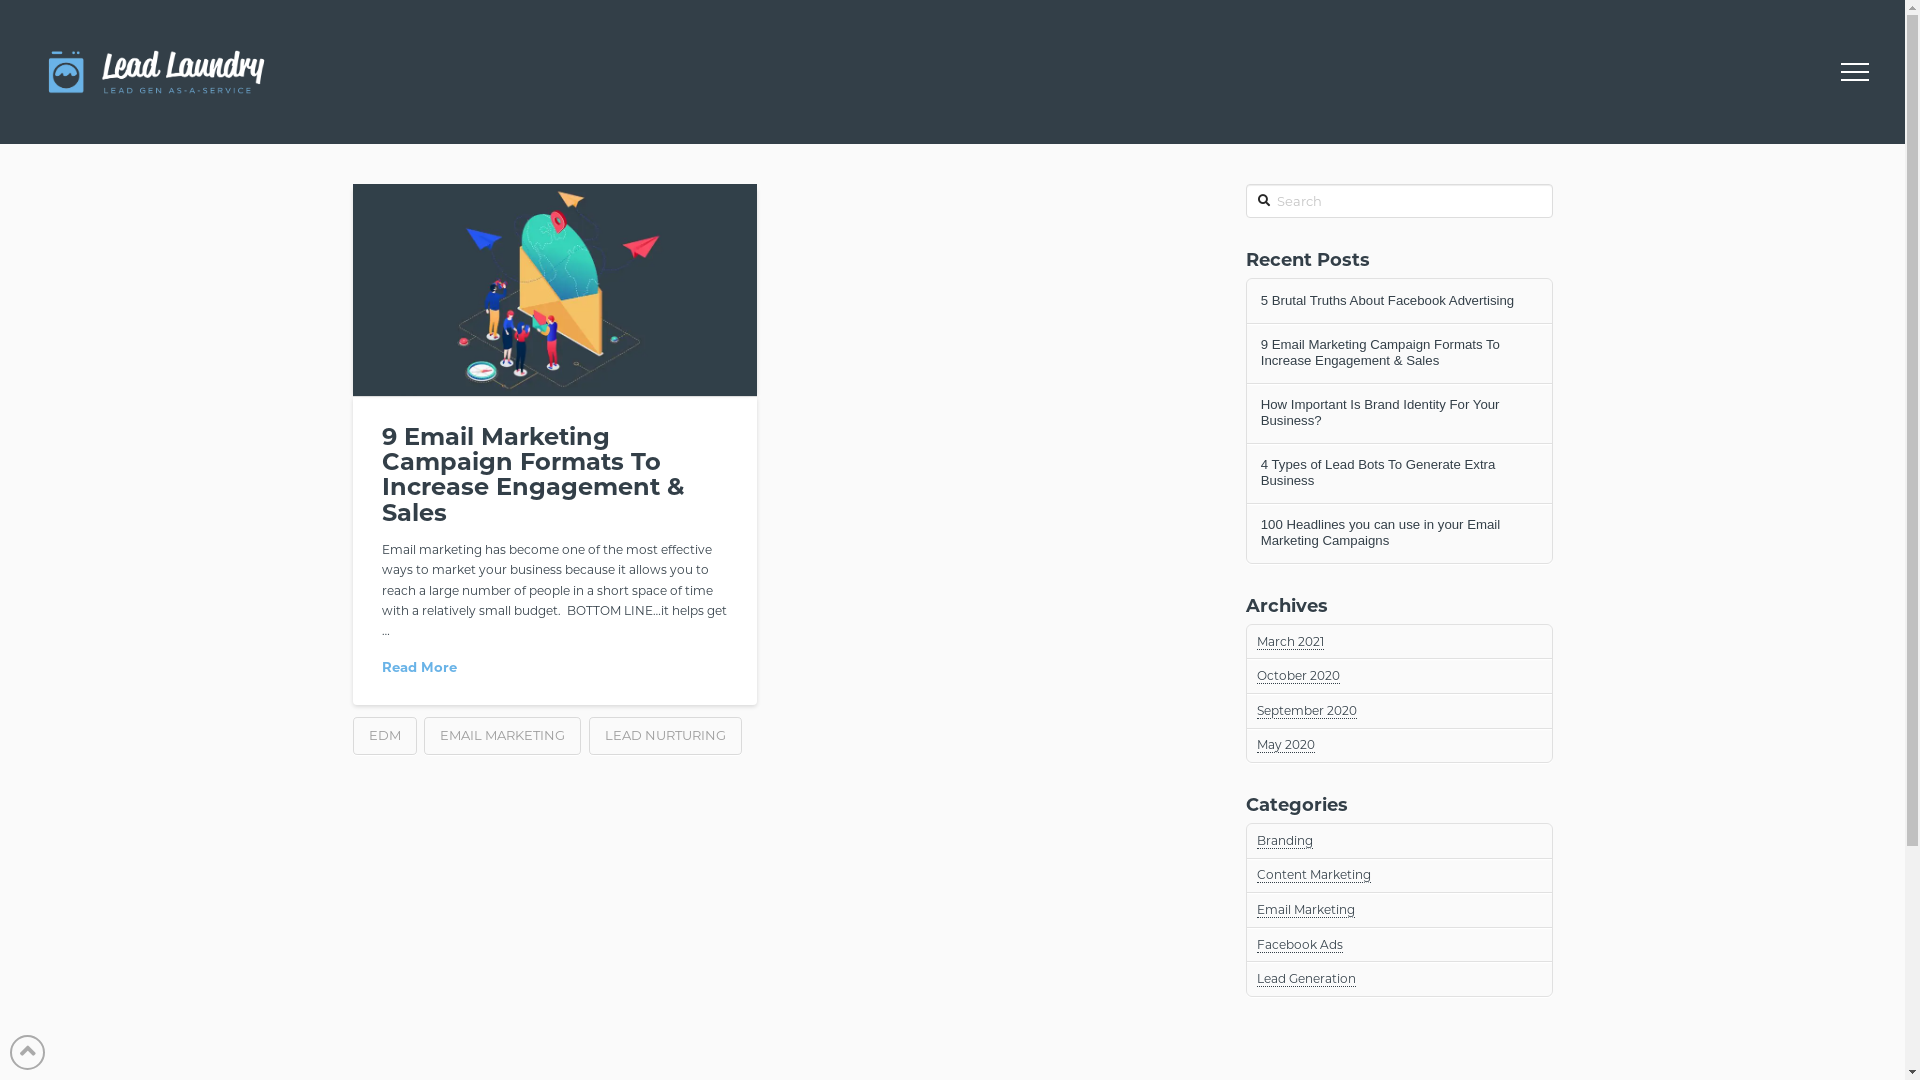 The width and height of the screenshot is (1920, 1080). Describe the element at coordinates (1256, 874) in the screenshot. I see `'Content Marketing'` at that location.